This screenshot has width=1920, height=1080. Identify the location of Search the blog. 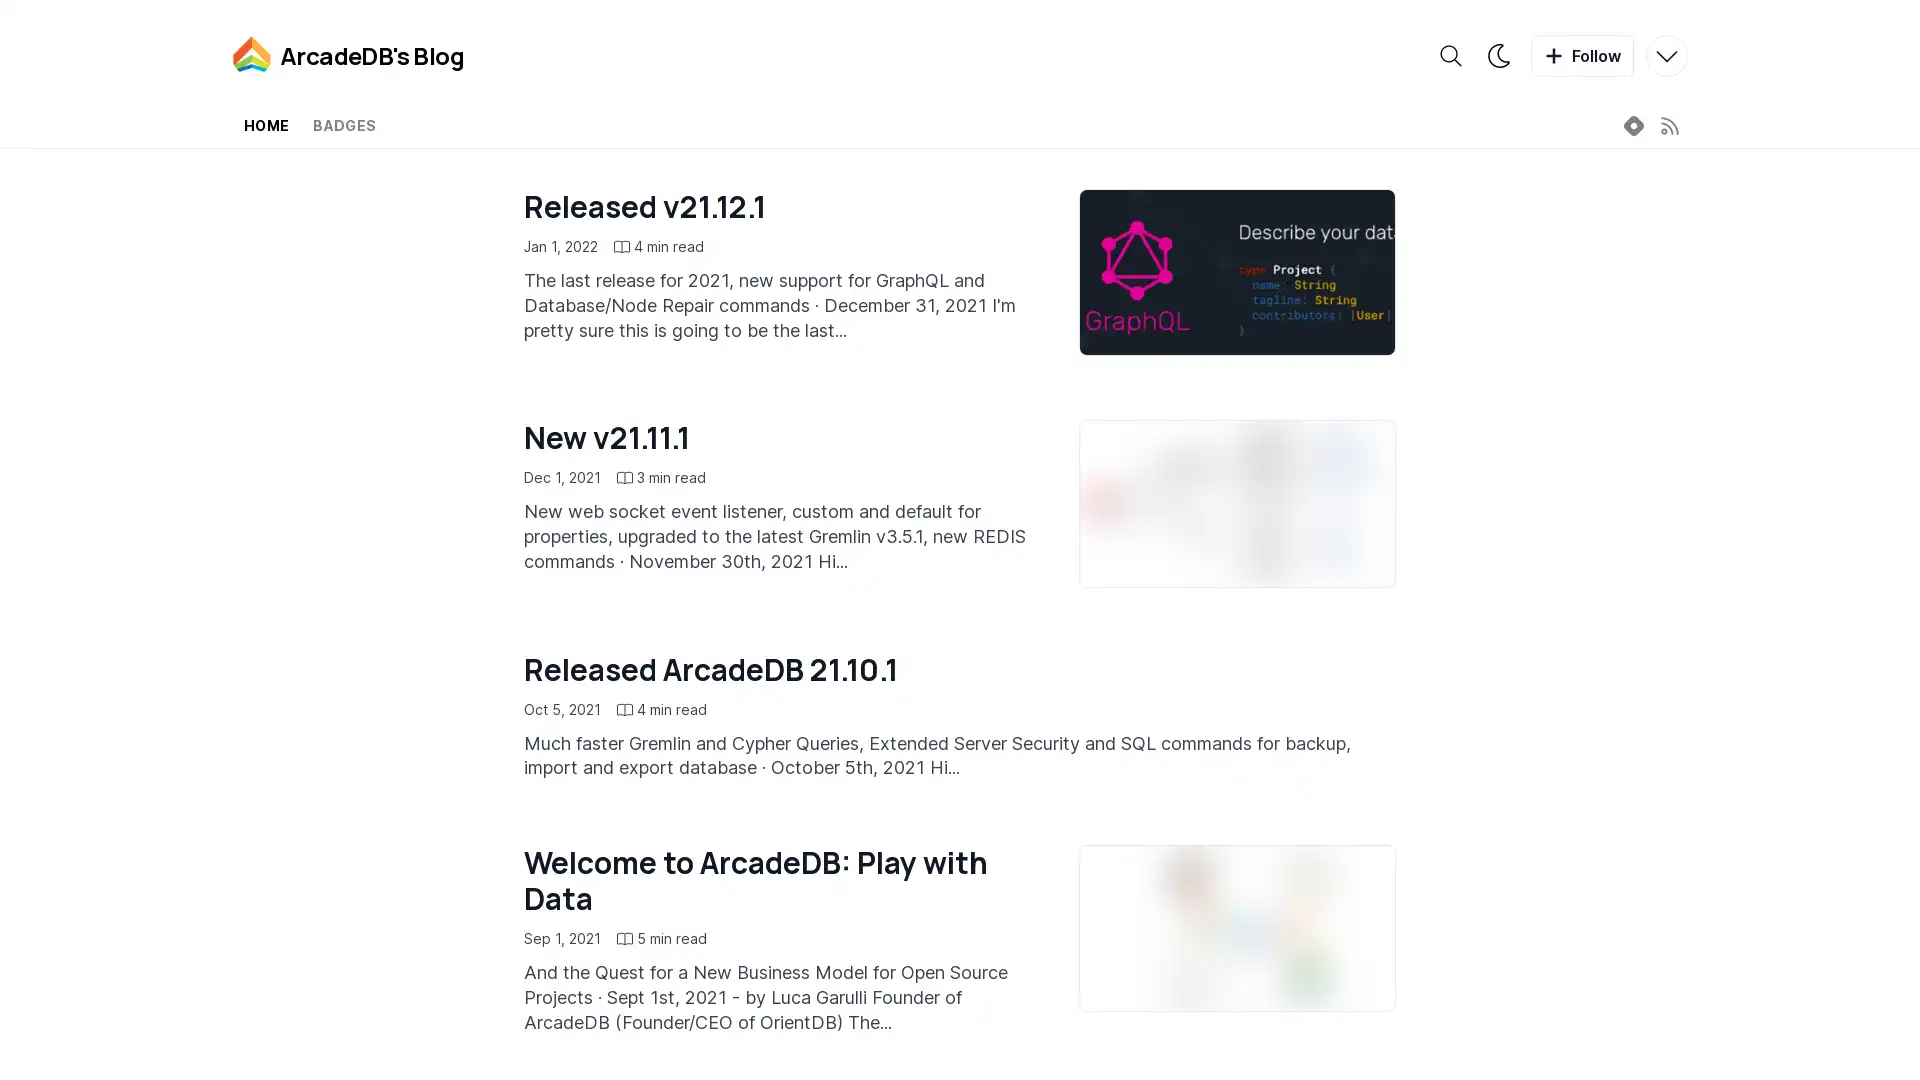
(1450, 55).